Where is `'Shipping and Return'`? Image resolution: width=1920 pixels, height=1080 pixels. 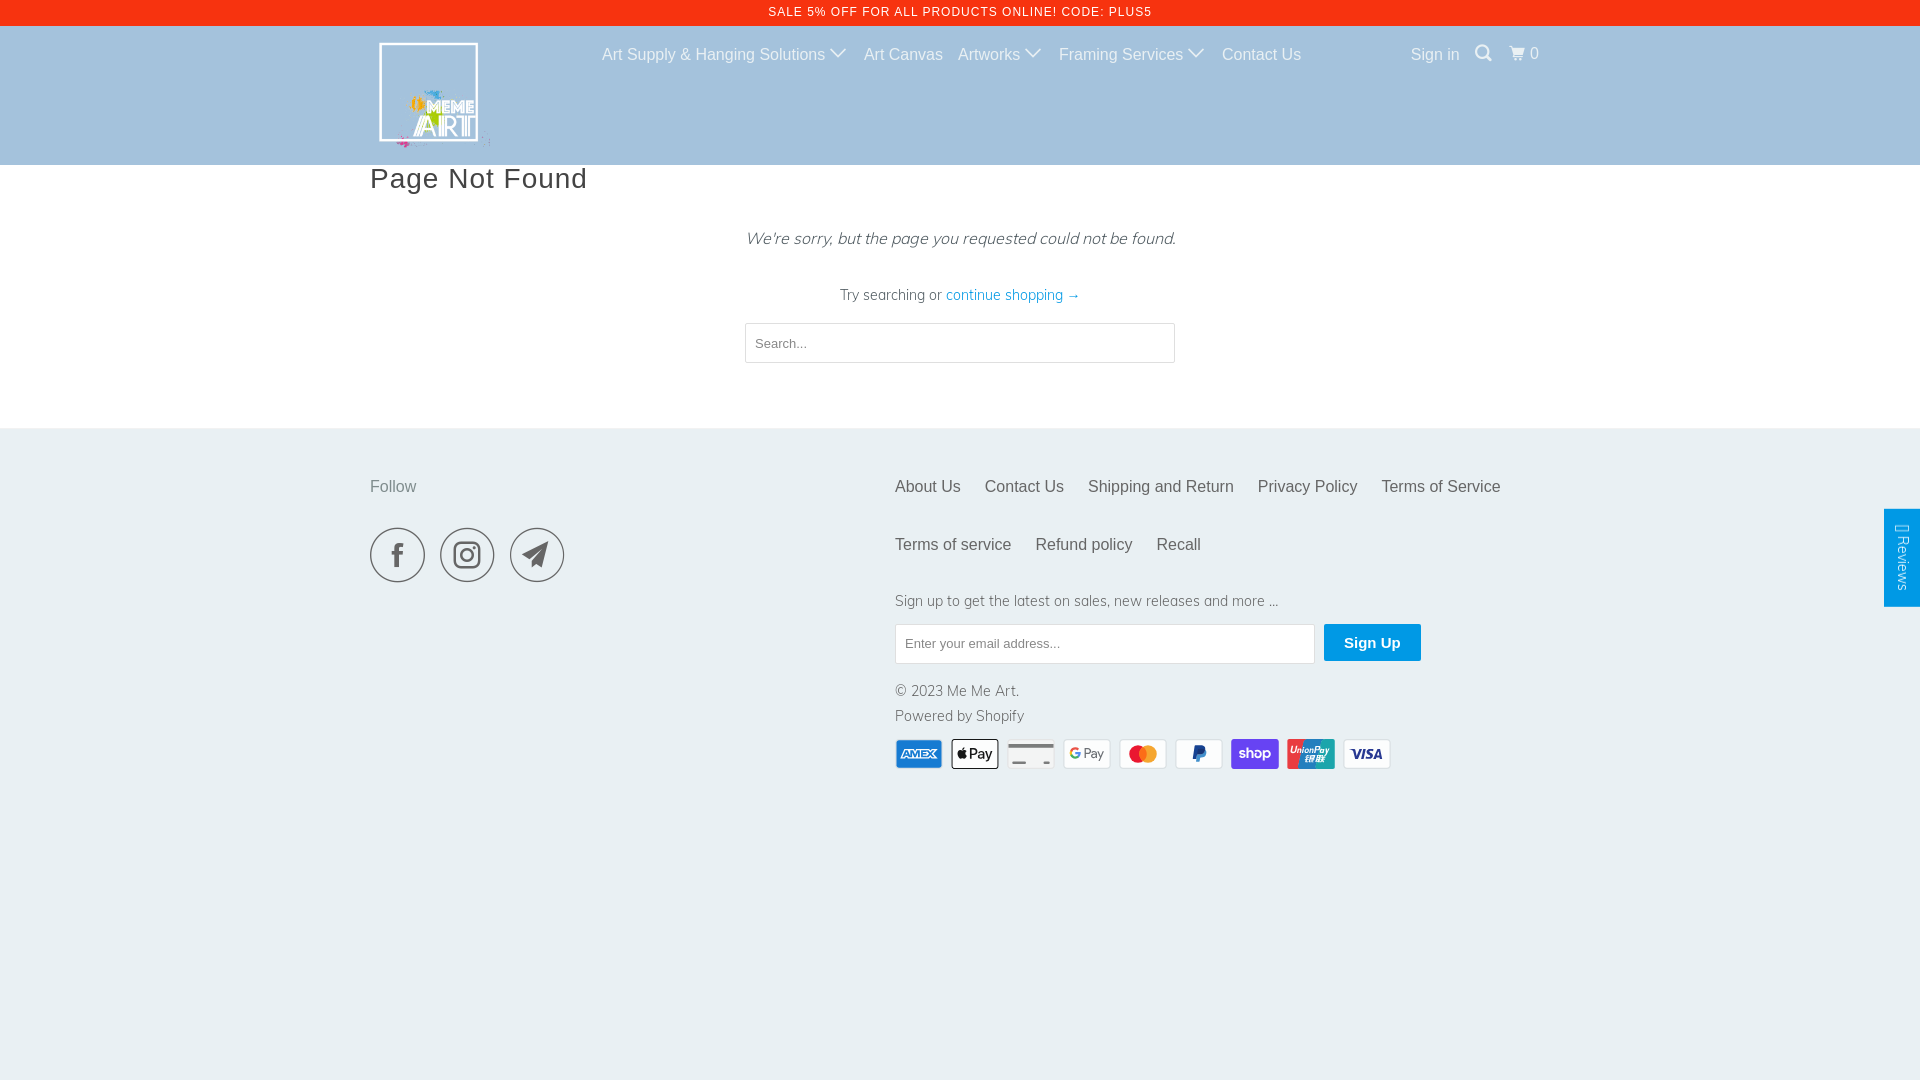
'Shipping and Return' is located at coordinates (1161, 486).